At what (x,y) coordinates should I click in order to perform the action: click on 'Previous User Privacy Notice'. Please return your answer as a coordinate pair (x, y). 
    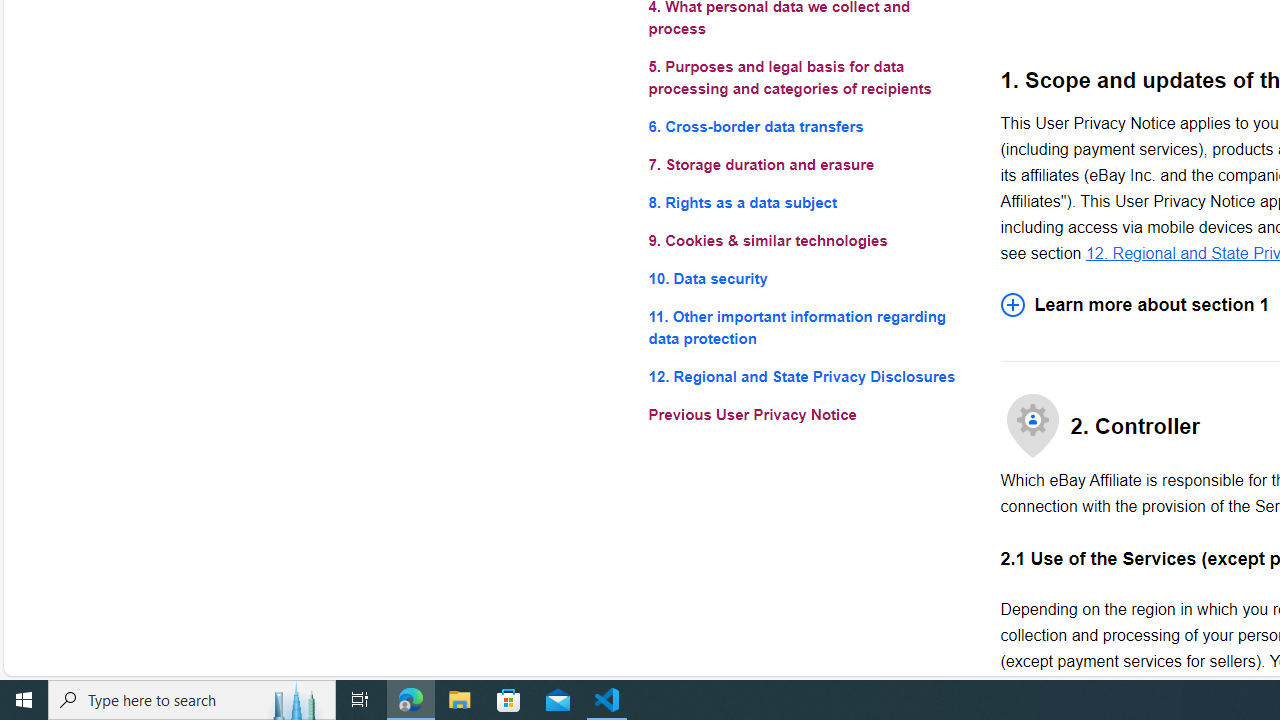
    Looking at the image, I should click on (808, 414).